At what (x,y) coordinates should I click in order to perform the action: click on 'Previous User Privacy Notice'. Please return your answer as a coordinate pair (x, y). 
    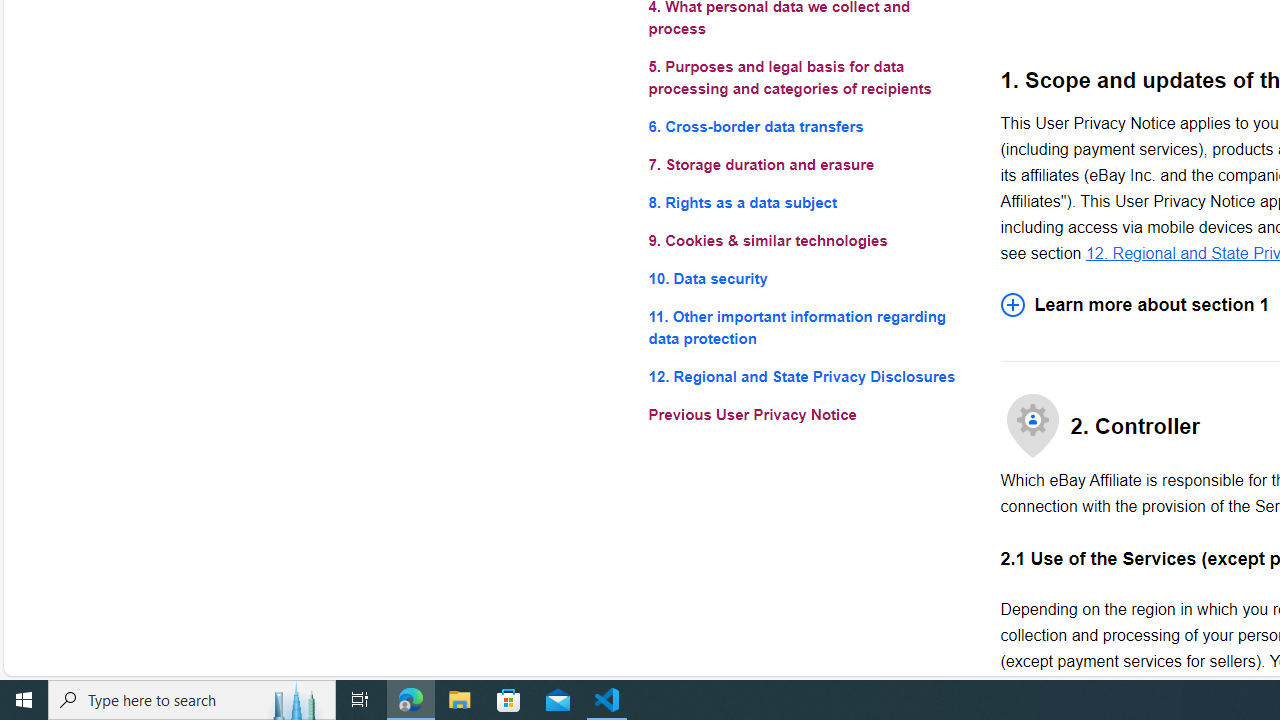
    Looking at the image, I should click on (808, 414).